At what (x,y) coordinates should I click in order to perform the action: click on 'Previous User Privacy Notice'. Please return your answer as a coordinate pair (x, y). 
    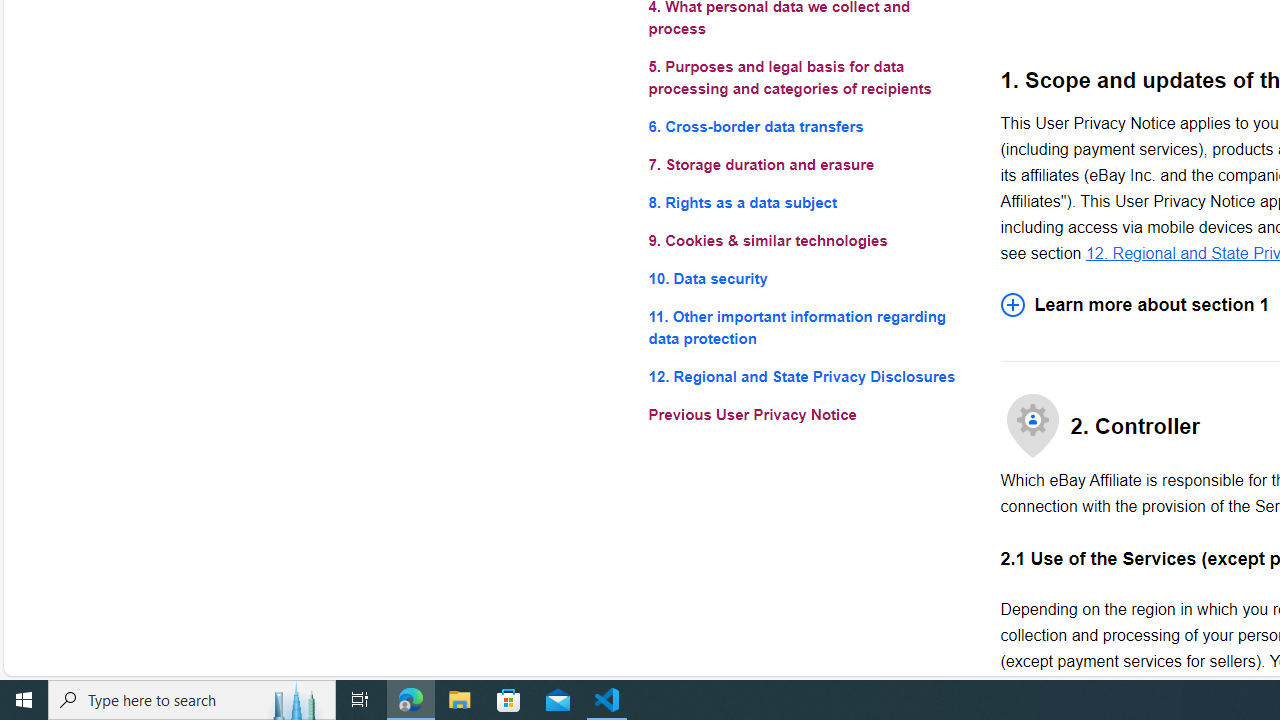
    Looking at the image, I should click on (808, 414).